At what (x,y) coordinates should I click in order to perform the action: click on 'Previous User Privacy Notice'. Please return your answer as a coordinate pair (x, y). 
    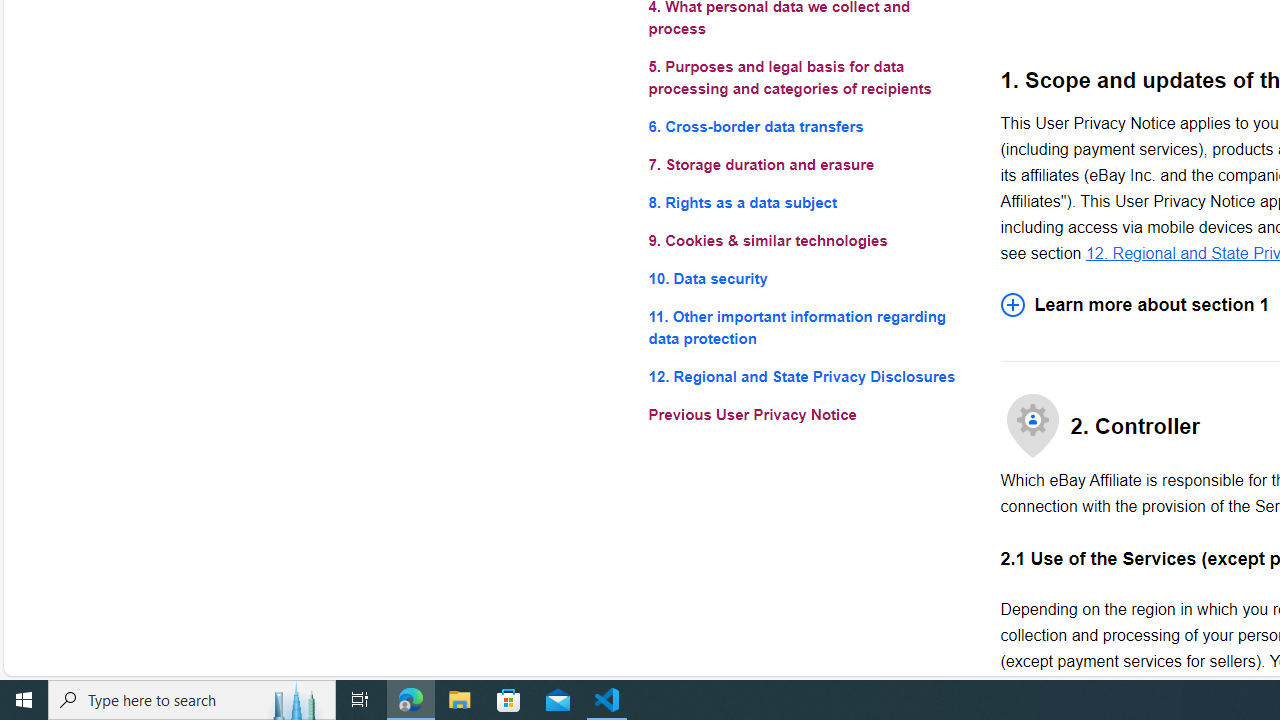
    Looking at the image, I should click on (808, 414).